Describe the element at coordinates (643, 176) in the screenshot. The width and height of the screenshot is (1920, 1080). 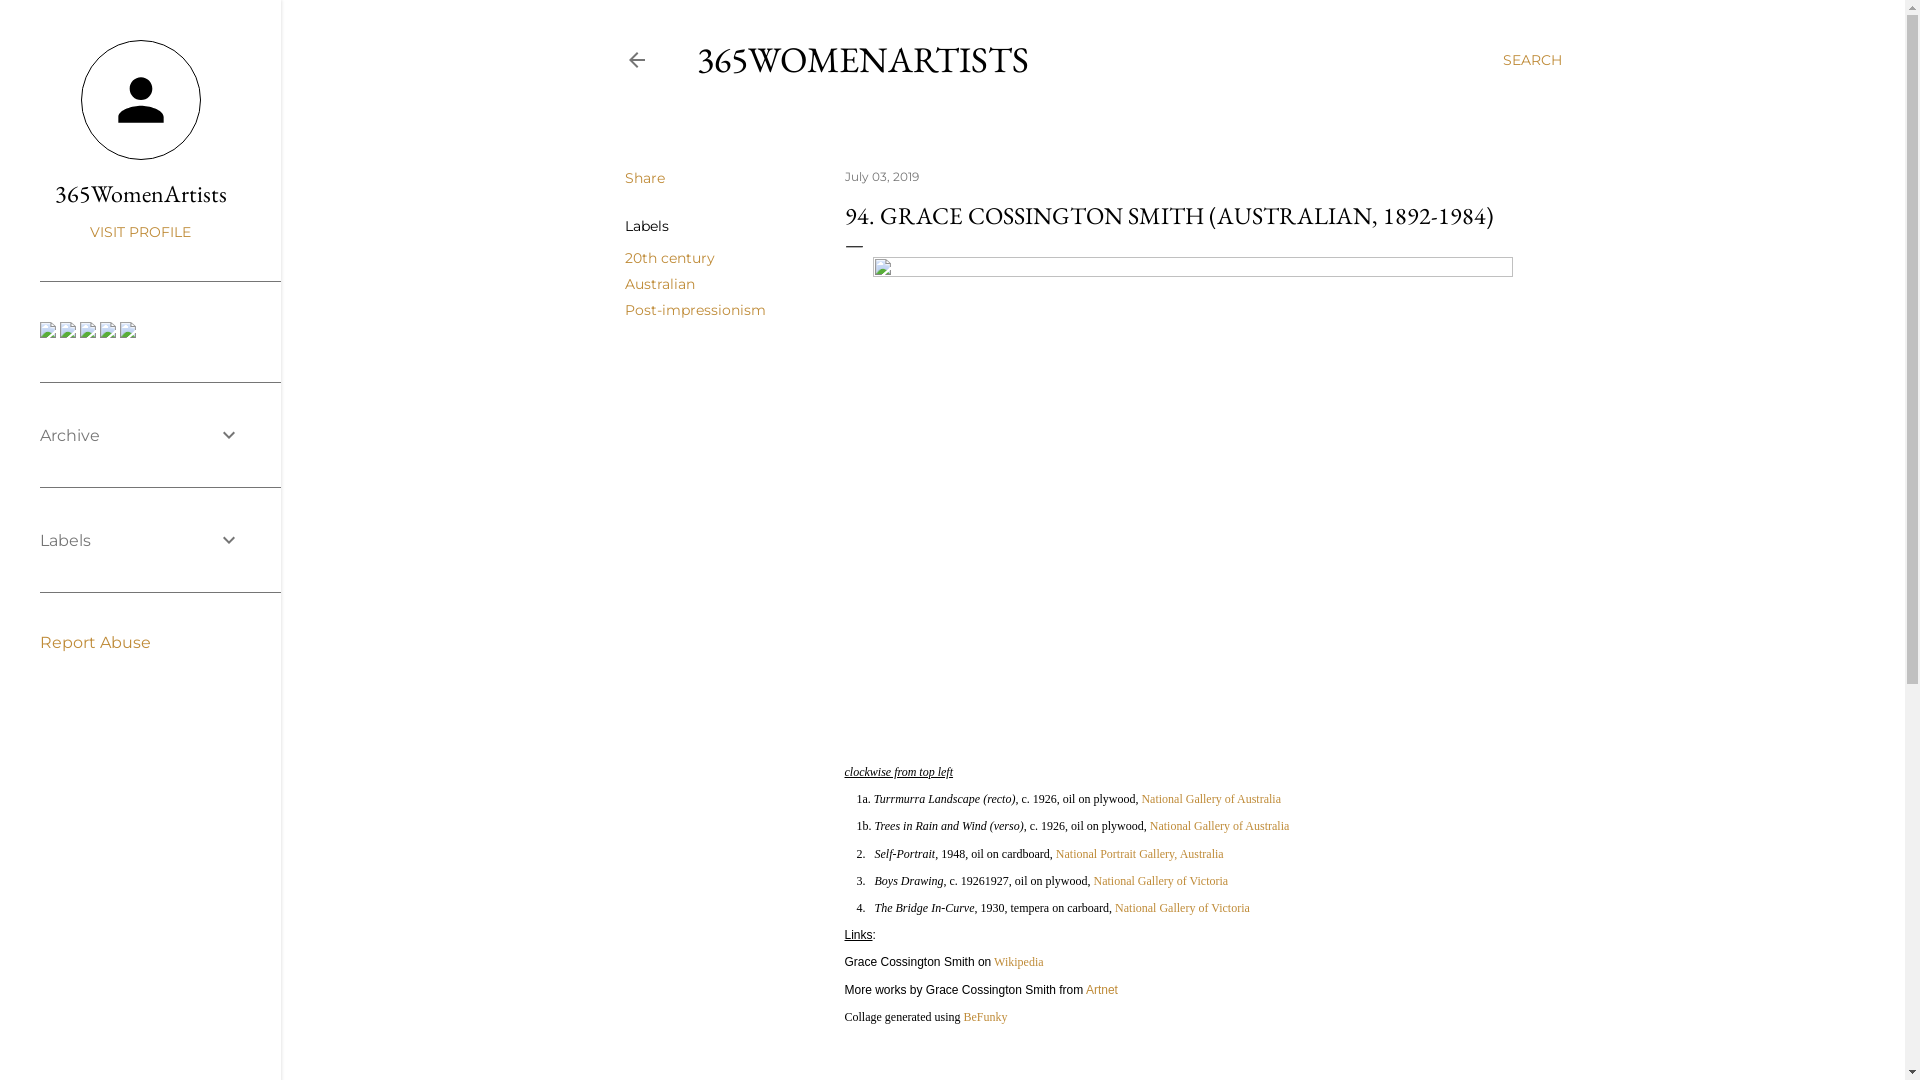
I see `'Share'` at that location.